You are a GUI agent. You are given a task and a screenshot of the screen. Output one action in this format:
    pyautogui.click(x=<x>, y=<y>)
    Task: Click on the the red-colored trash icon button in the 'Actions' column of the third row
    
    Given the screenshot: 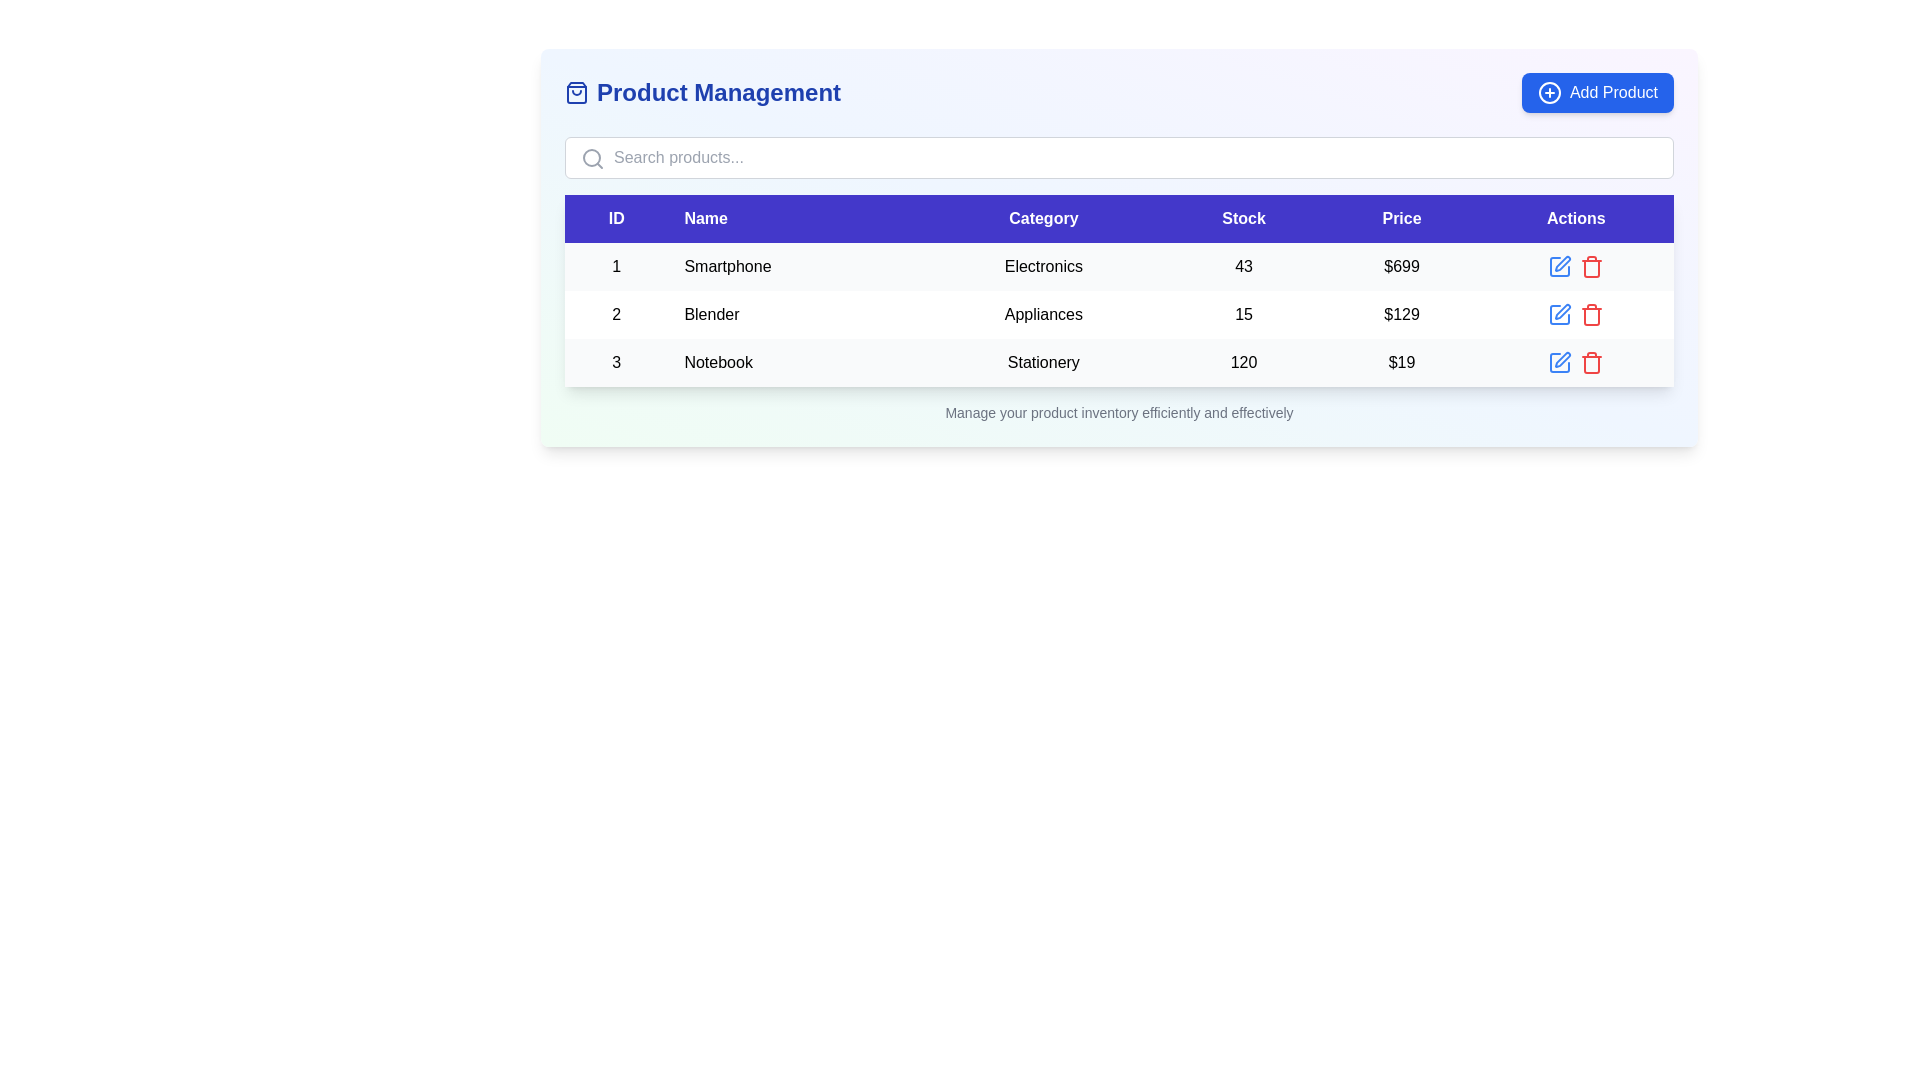 What is the action you would take?
    pyautogui.click(x=1591, y=362)
    